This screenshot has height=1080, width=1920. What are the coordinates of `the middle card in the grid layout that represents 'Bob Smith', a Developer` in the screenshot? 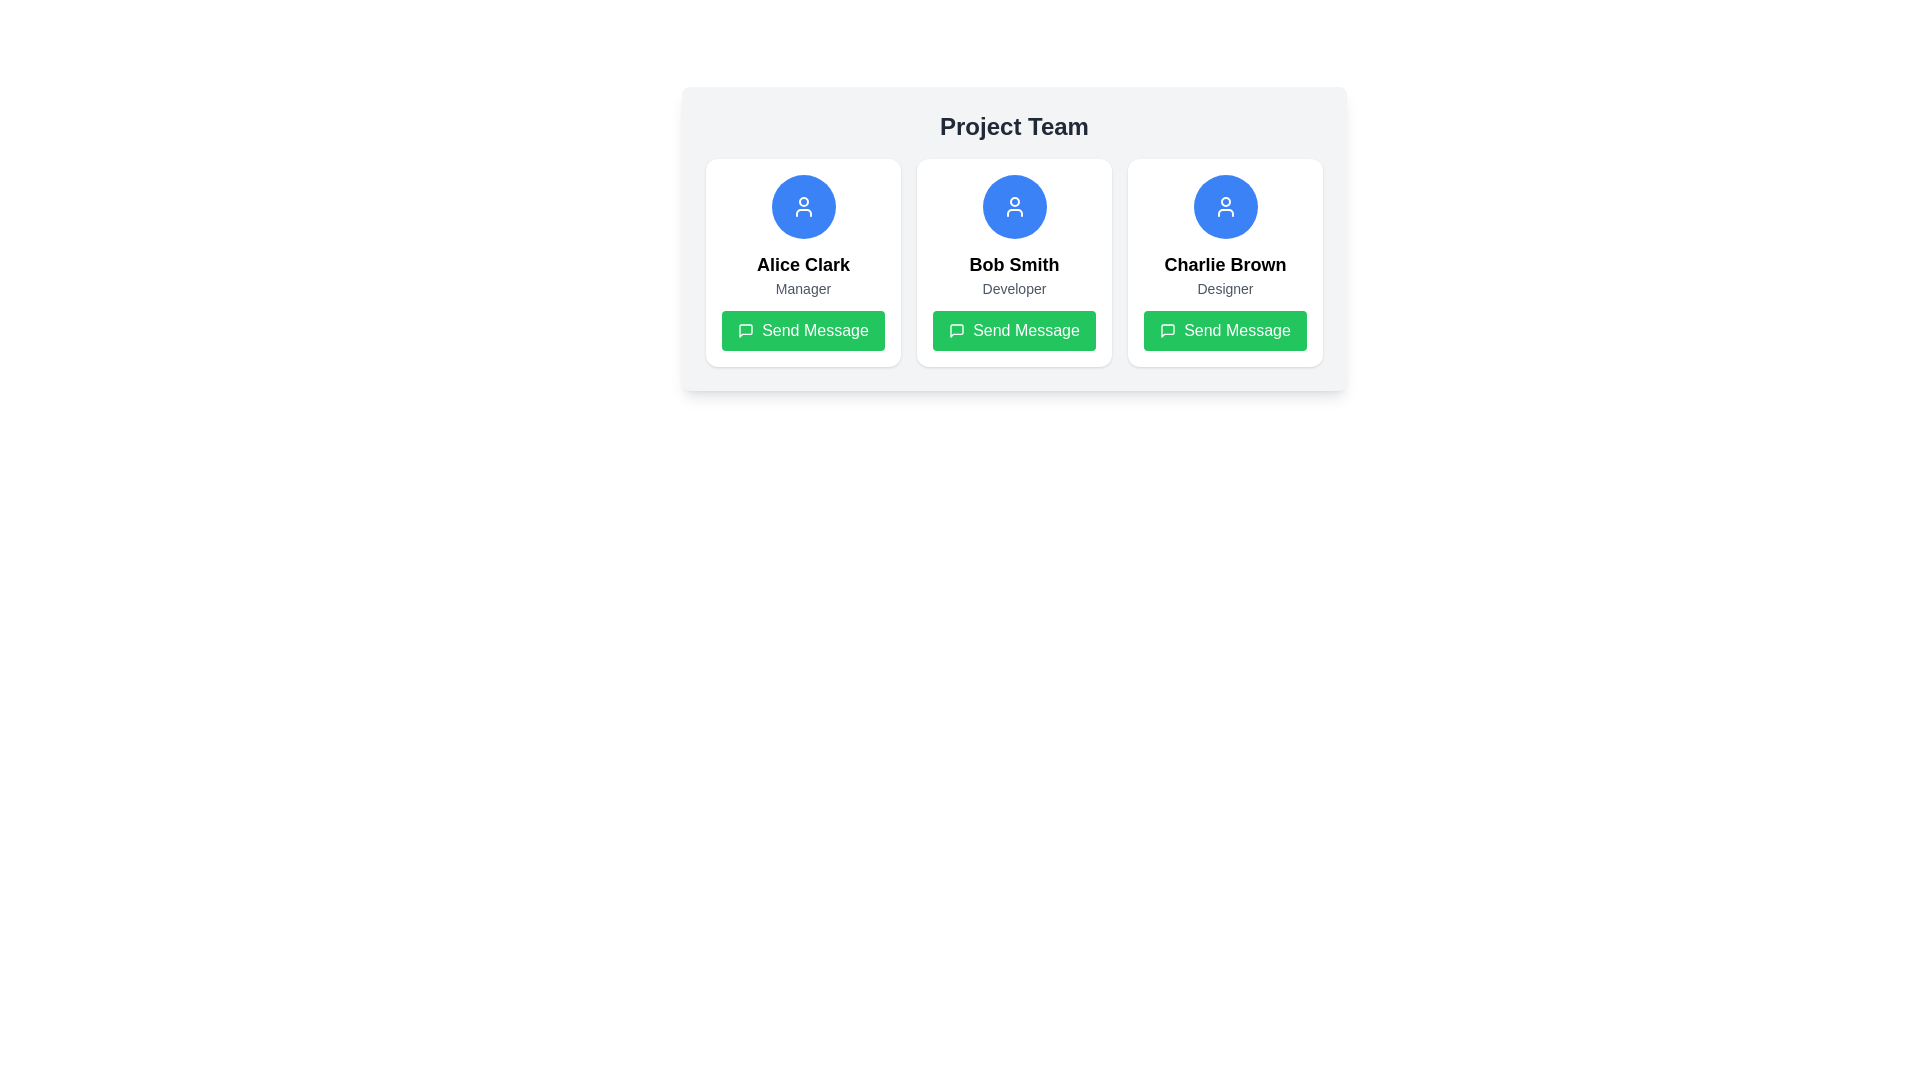 It's located at (1014, 261).